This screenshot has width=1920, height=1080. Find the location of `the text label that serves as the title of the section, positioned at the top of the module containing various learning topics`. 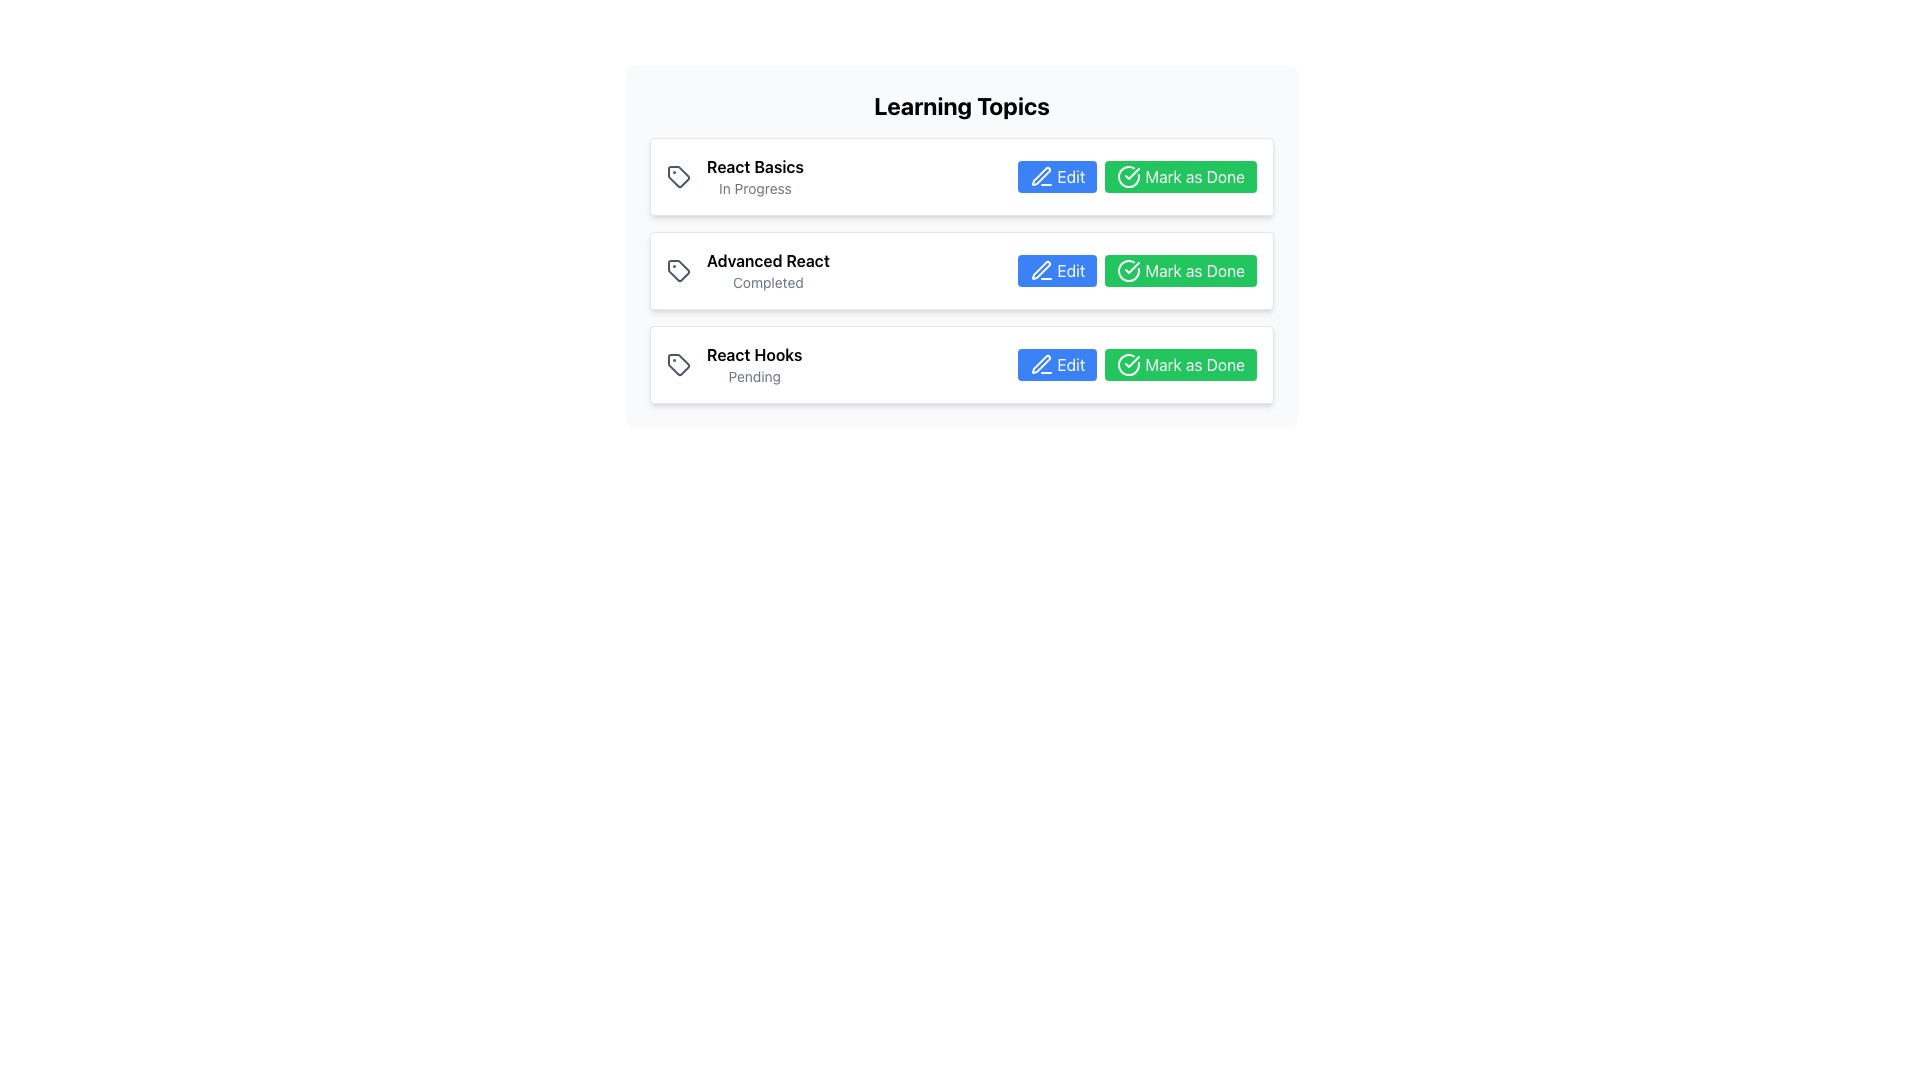

the text label that serves as the title of the section, positioned at the top of the module containing various learning topics is located at coordinates (961, 105).